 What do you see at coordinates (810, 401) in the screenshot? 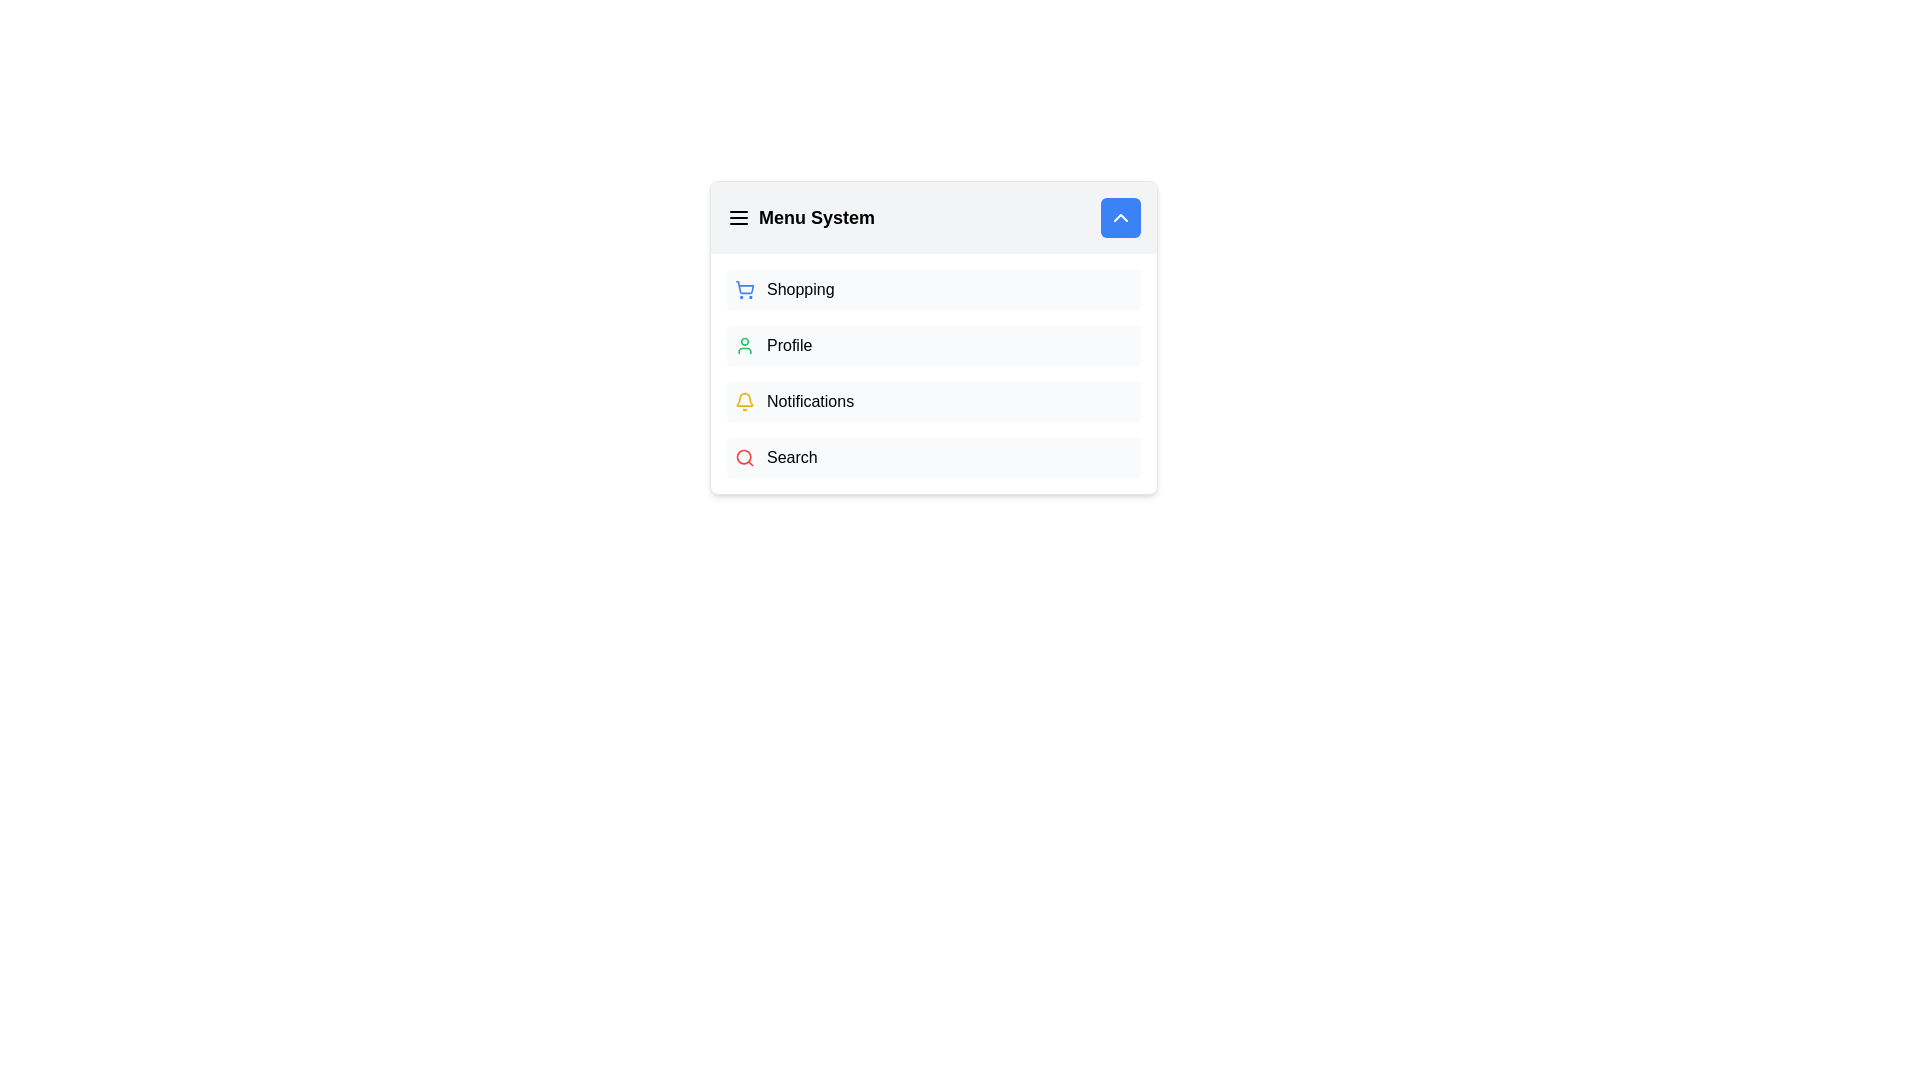
I see `the 'Notifications' text label in the vertical menu list to observe the background change` at bounding box center [810, 401].